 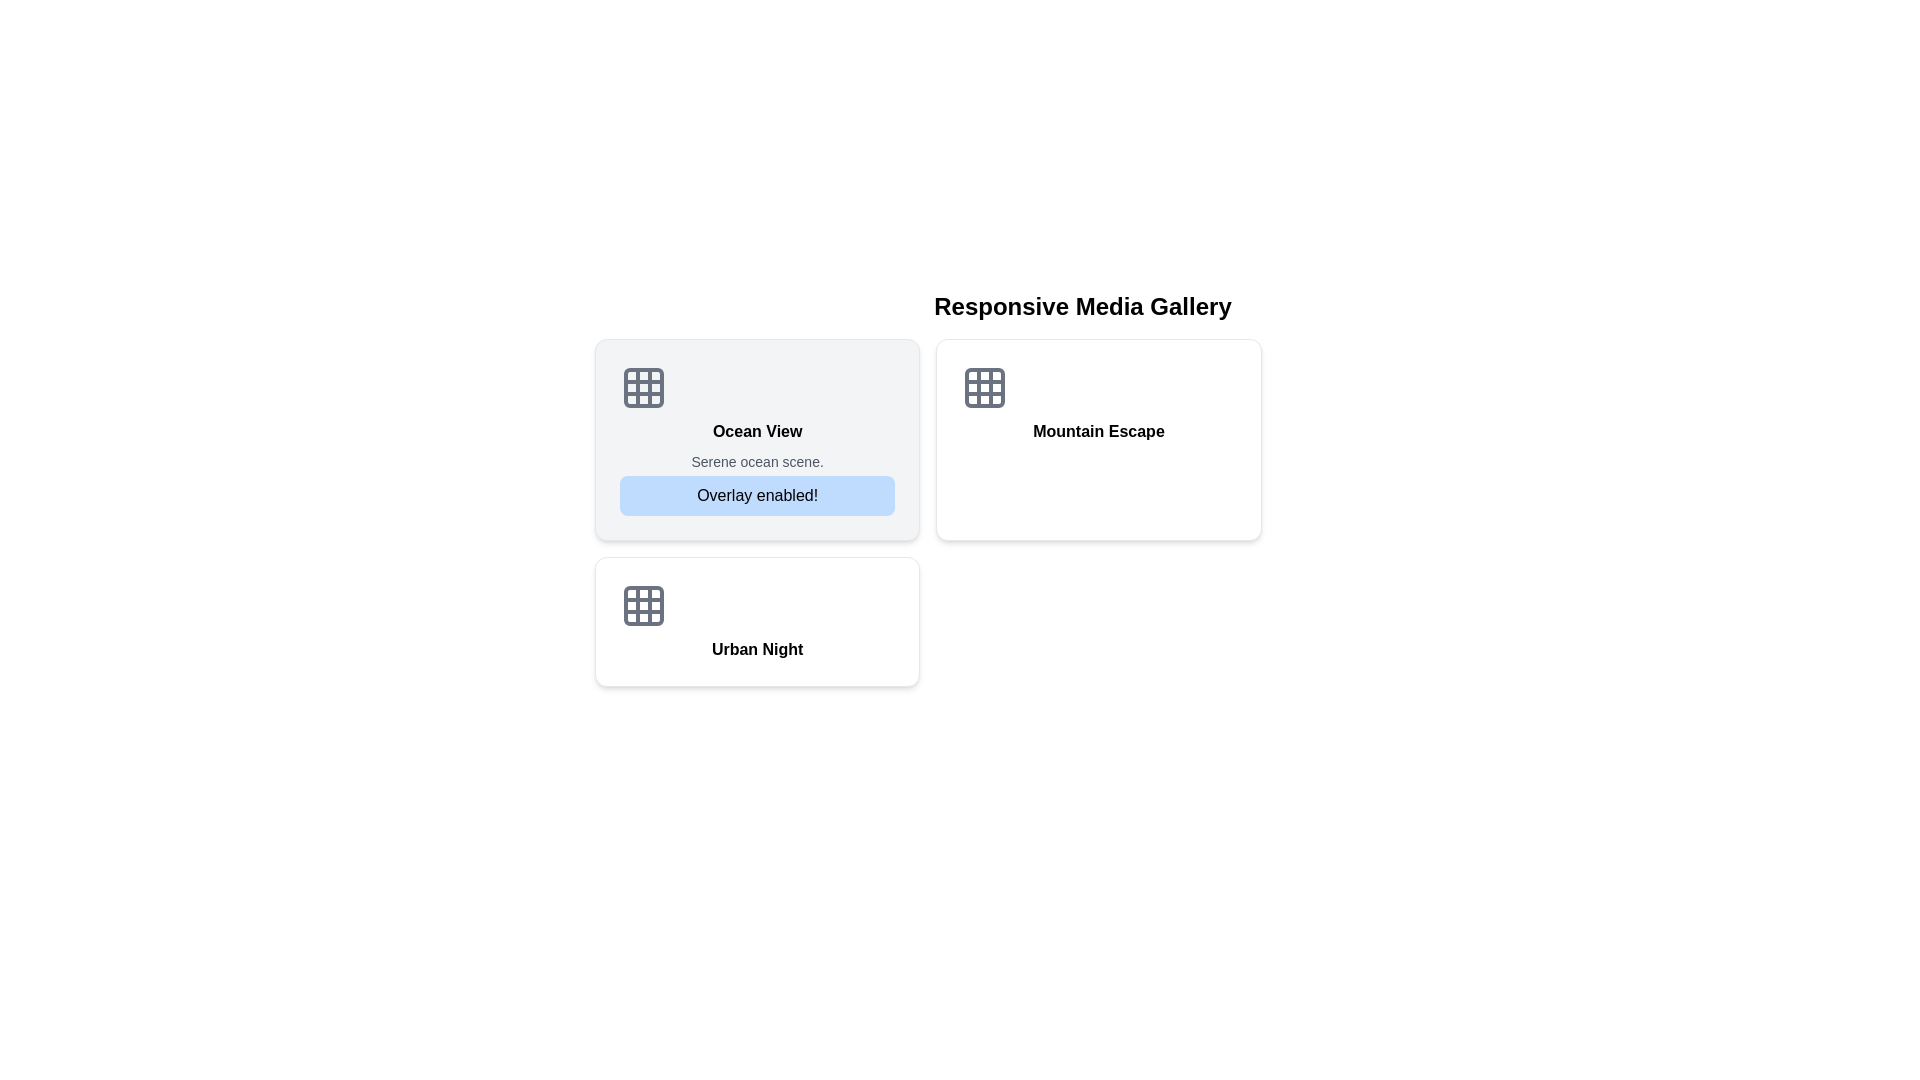 What do you see at coordinates (756, 431) in the screenshot?
I see `text element that serves as a title or heading for the media item, positioned below the grid icon and above the description 'Serene ocean scene.'` at bounding box center [756, 431].